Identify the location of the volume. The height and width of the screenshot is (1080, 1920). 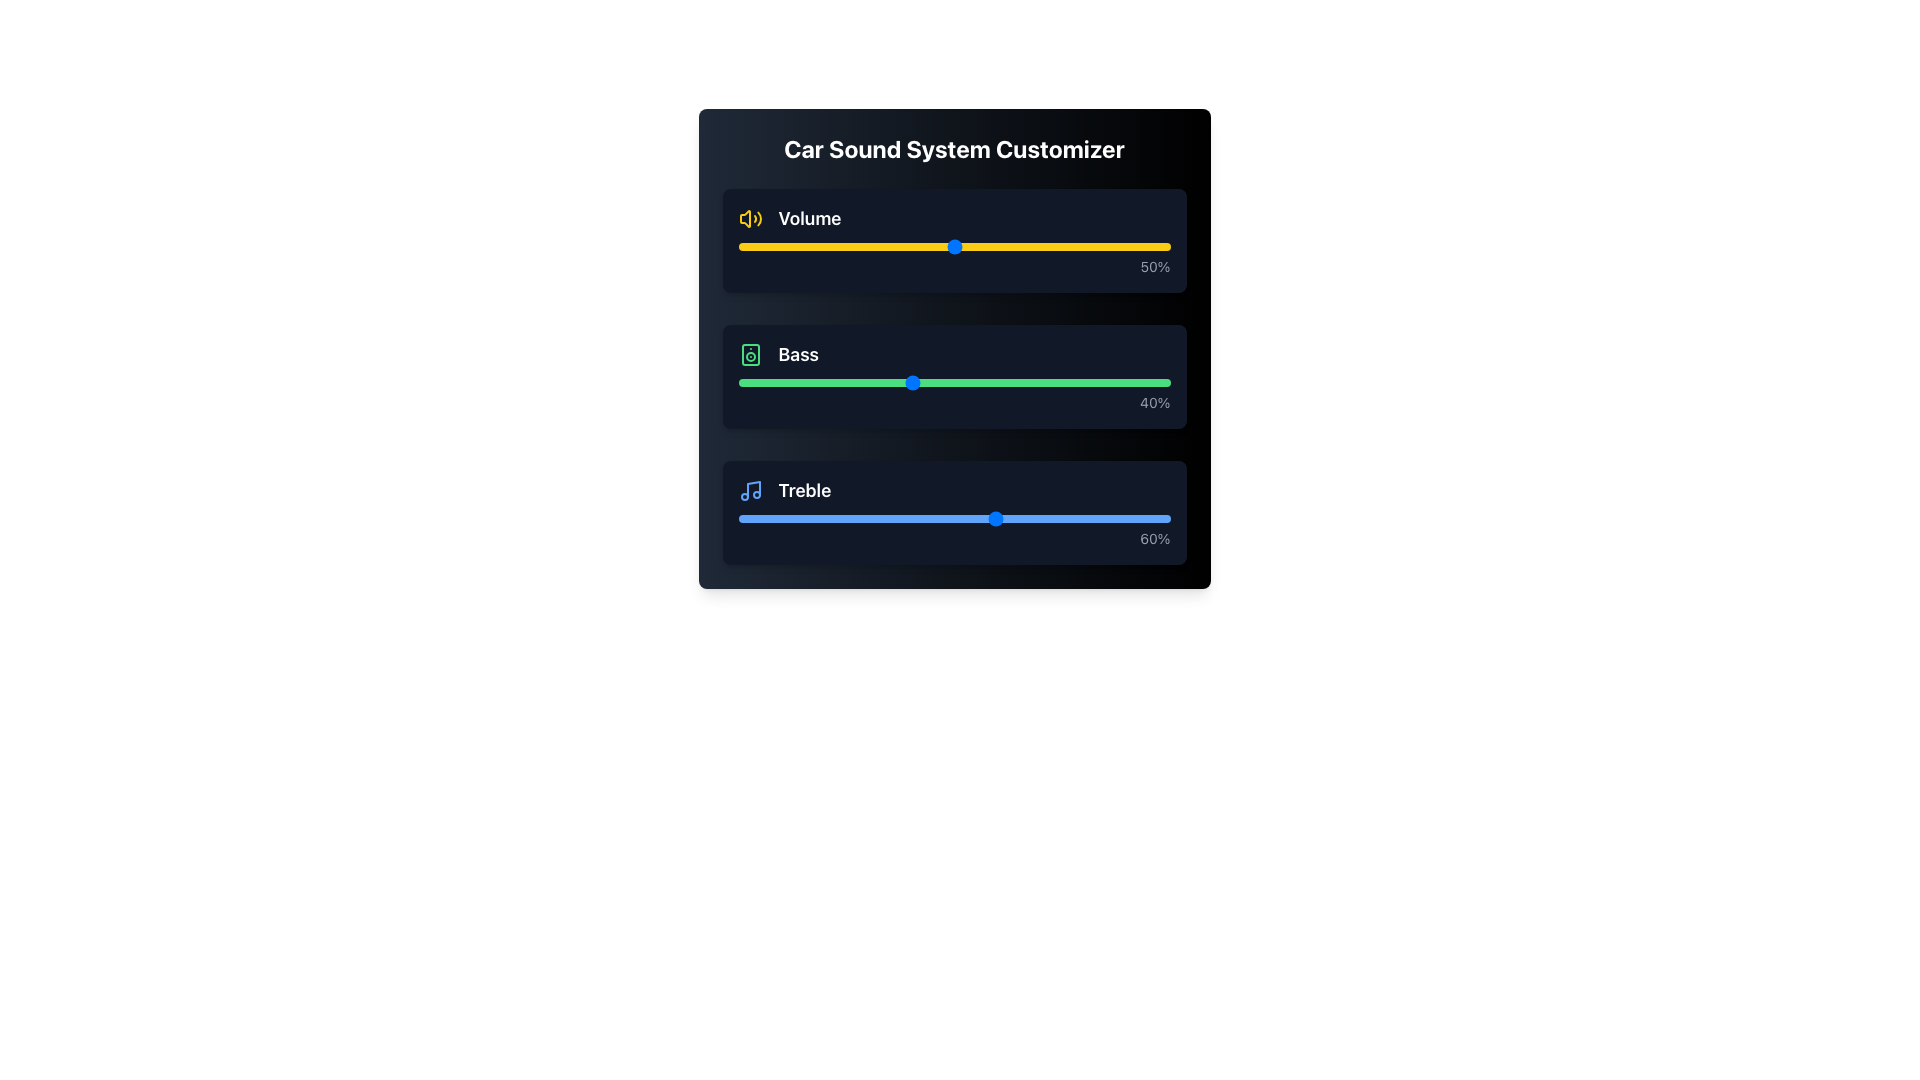
(785, 245).